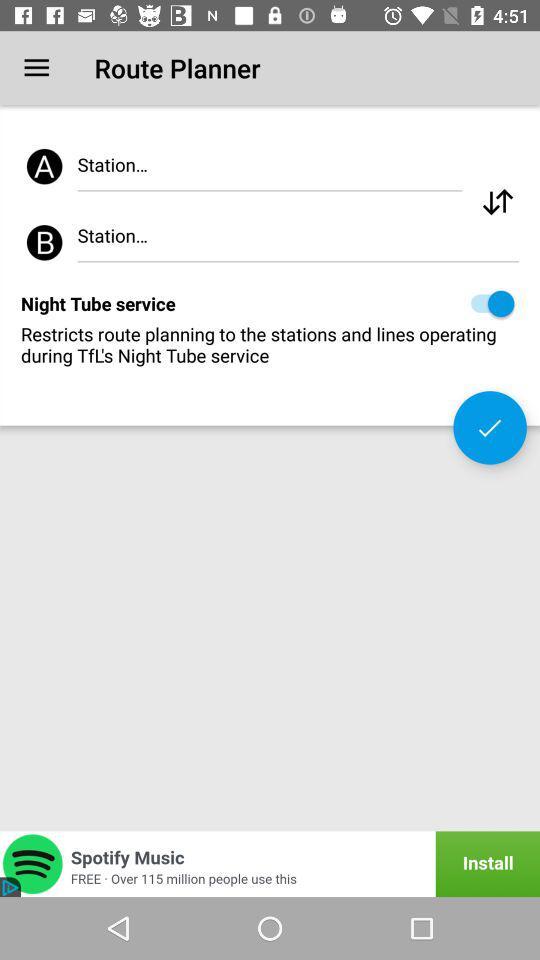 The image size is (540, 960). Describe the element at coordinates (496, 202) in the screenshot. I see `the item at the top right corner` at that location.